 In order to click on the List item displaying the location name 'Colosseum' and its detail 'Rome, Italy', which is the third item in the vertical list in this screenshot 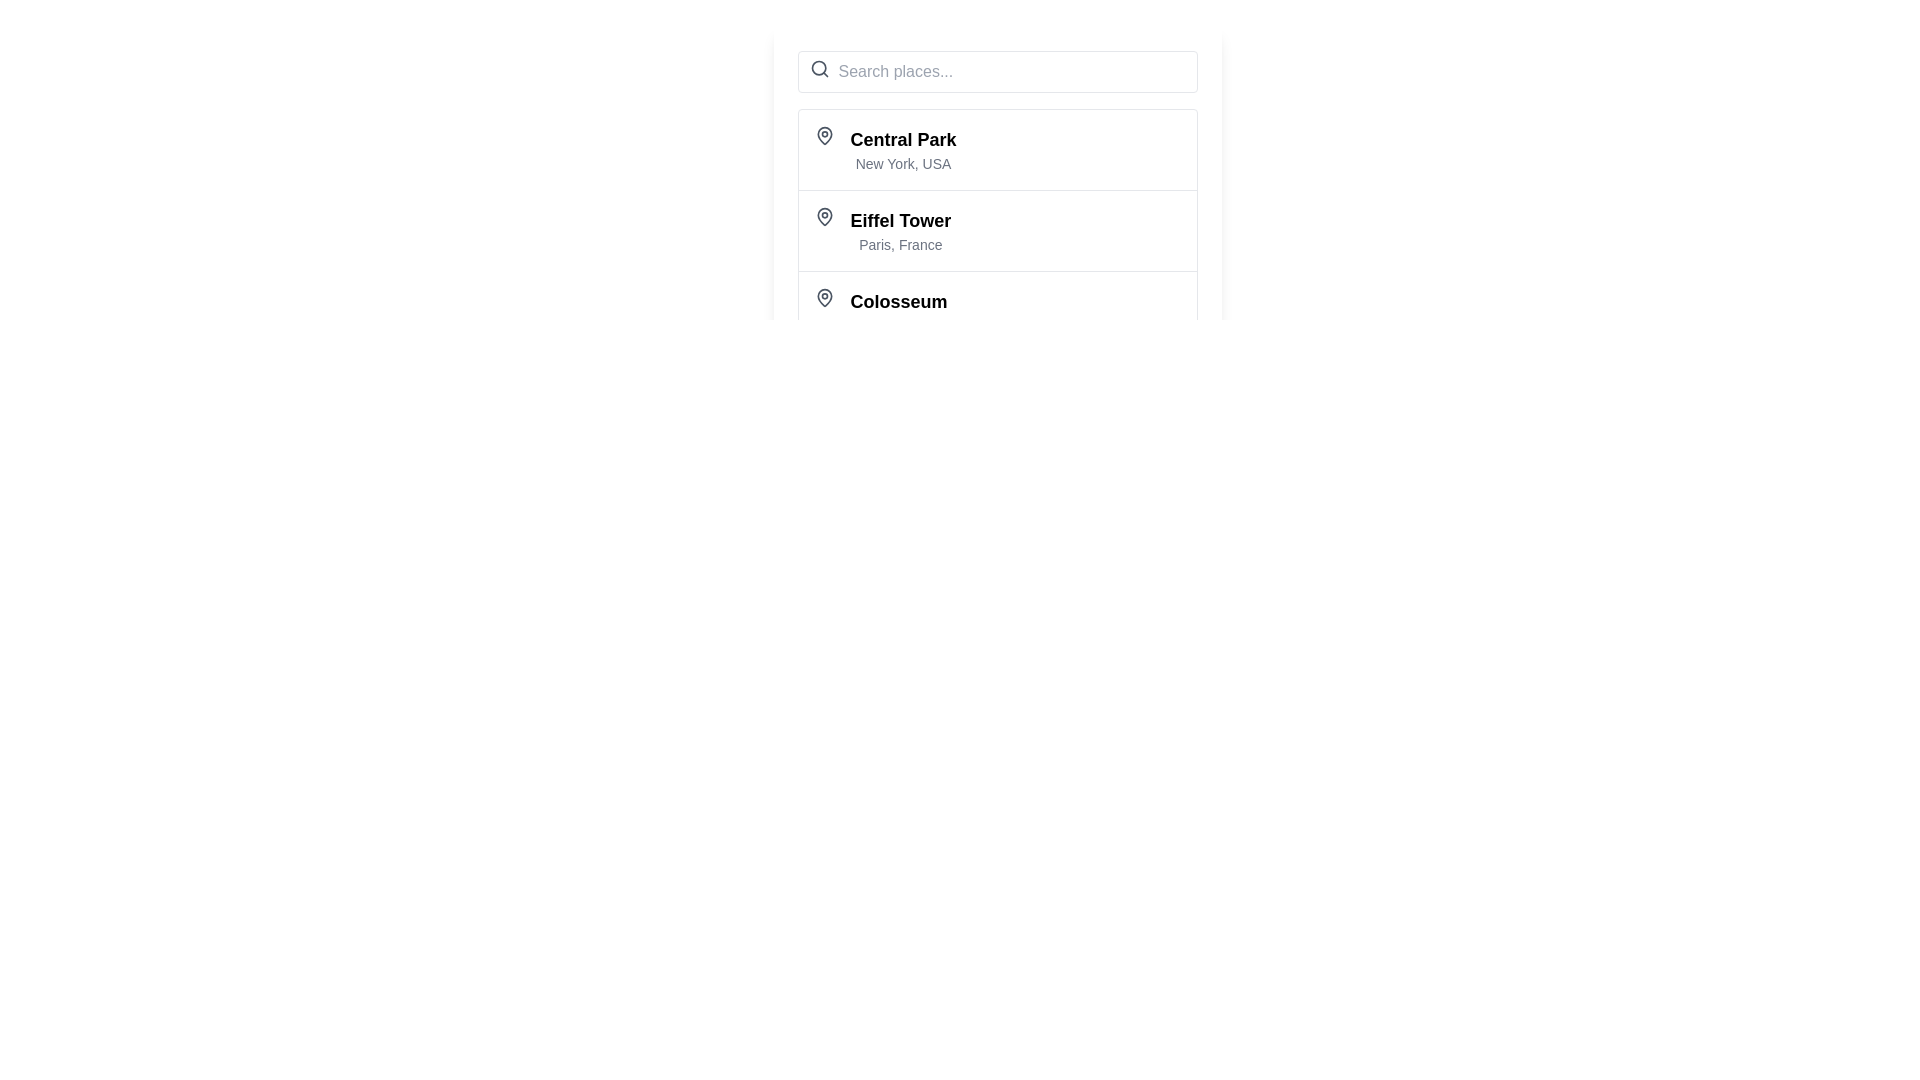, I will do `click(997, 311)`.